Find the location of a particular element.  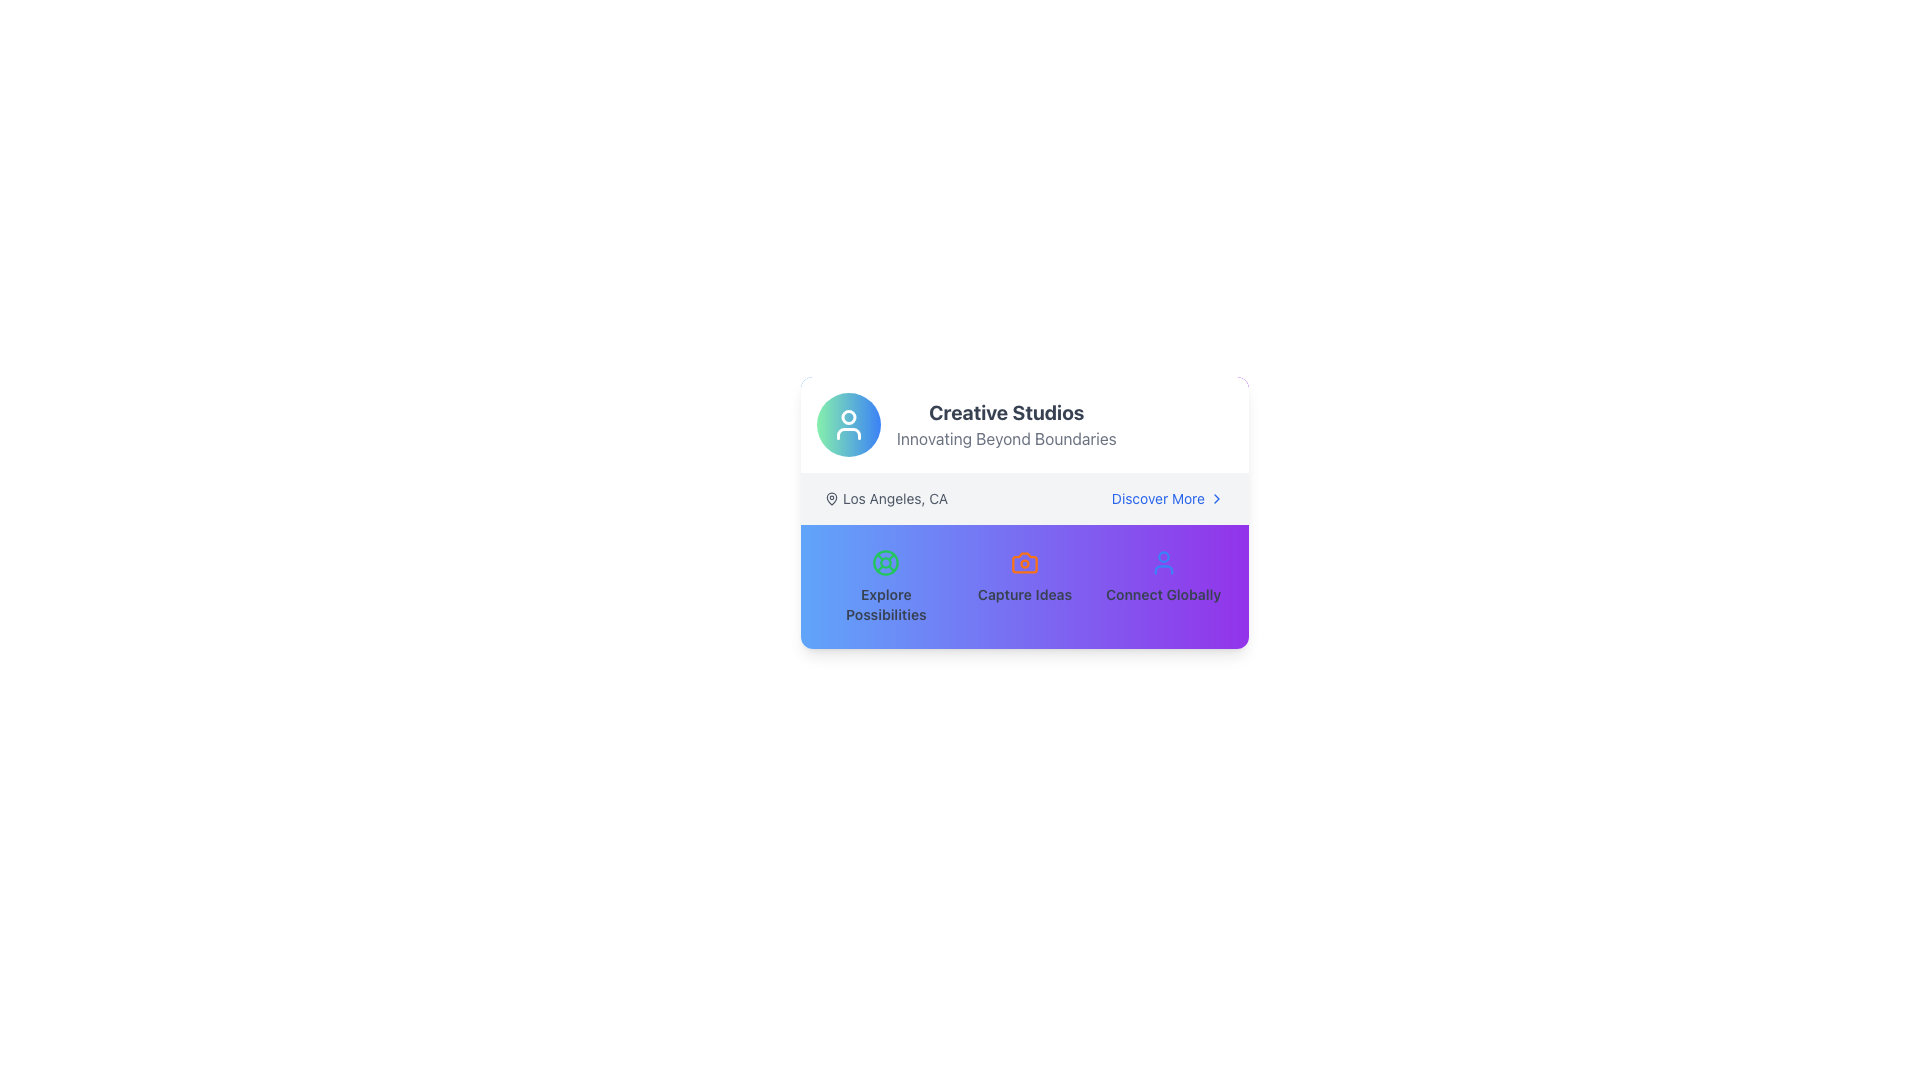

the static text label that indicates the current geographical location, positioned to the right of the map pin icon and centrally aligned within the card component is located at coordinates (894, 497).